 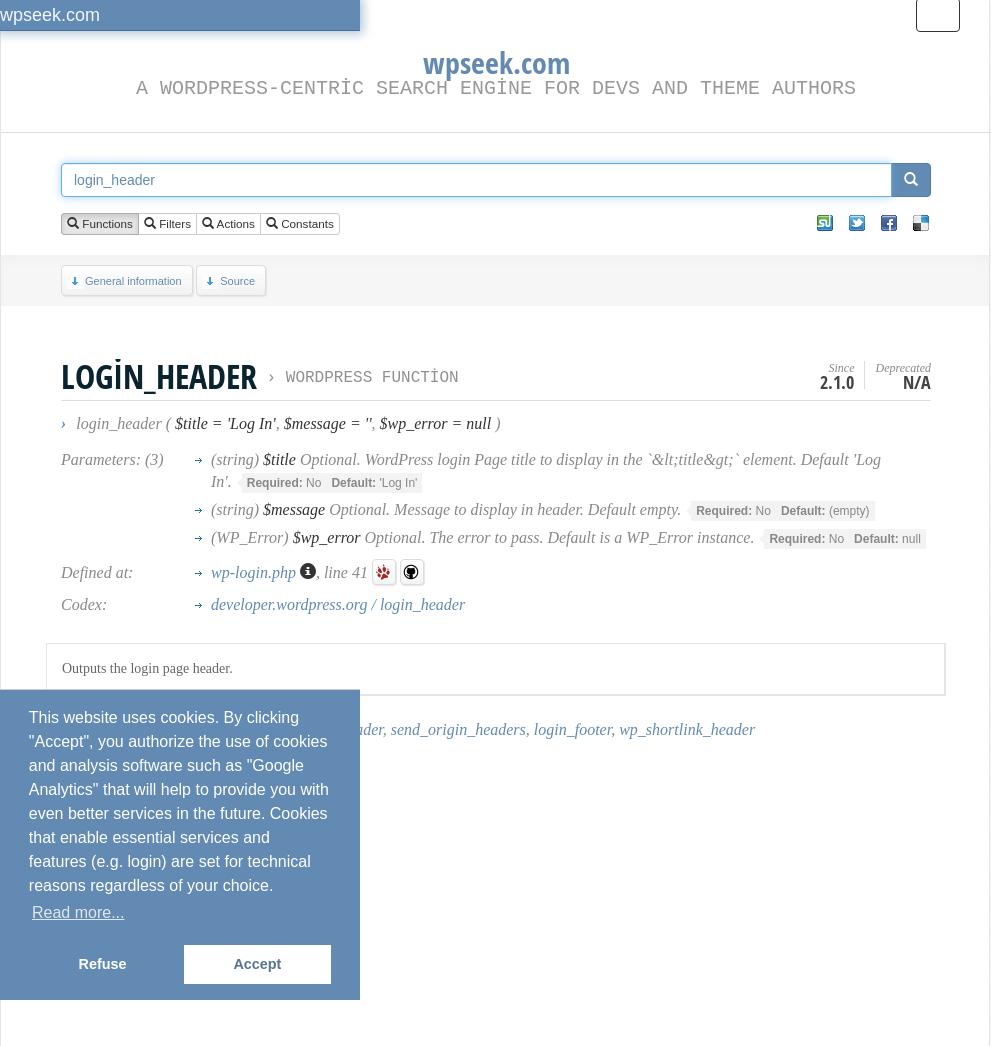 I want to click on 'WordPress Function', so click(x=284, y=378).